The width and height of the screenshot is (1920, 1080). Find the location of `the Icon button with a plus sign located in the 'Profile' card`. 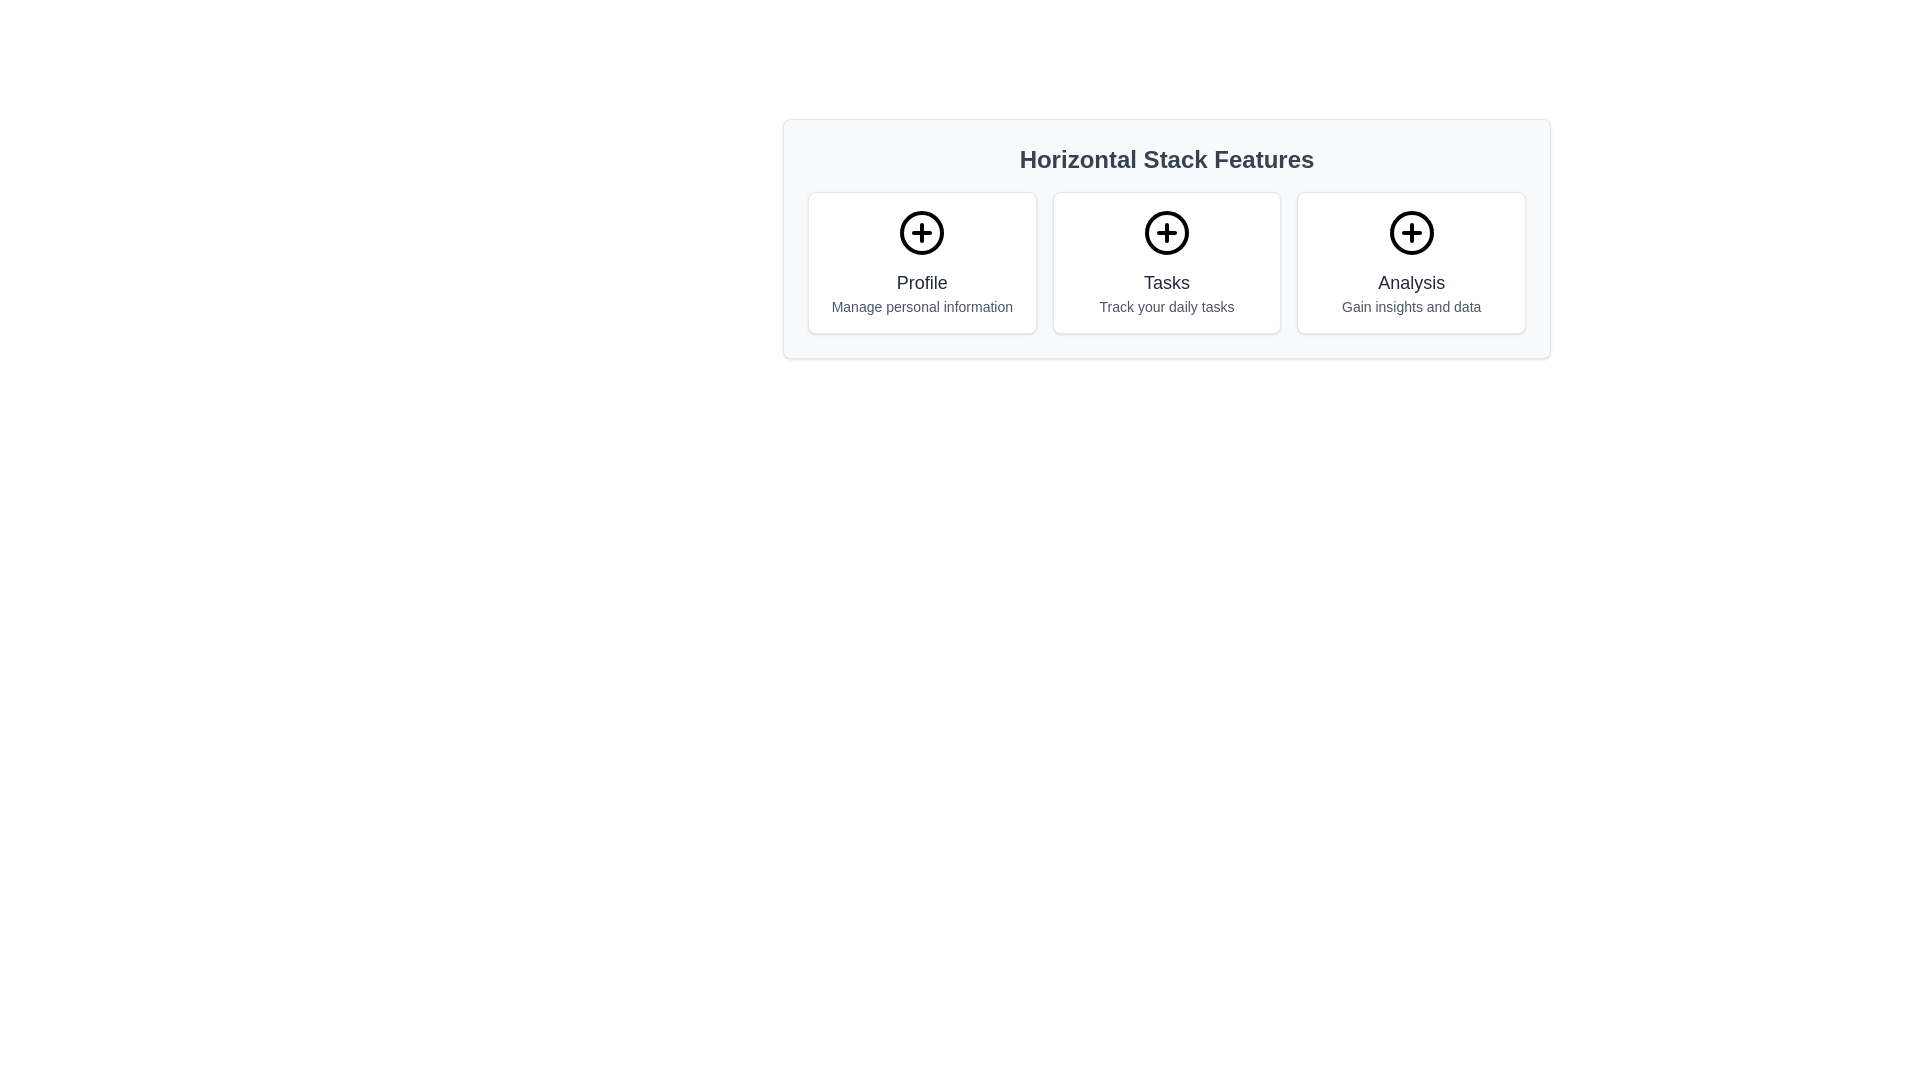

the Icon button with a plus sign located in the 'Profile' card is located at coordinates (921, 231).